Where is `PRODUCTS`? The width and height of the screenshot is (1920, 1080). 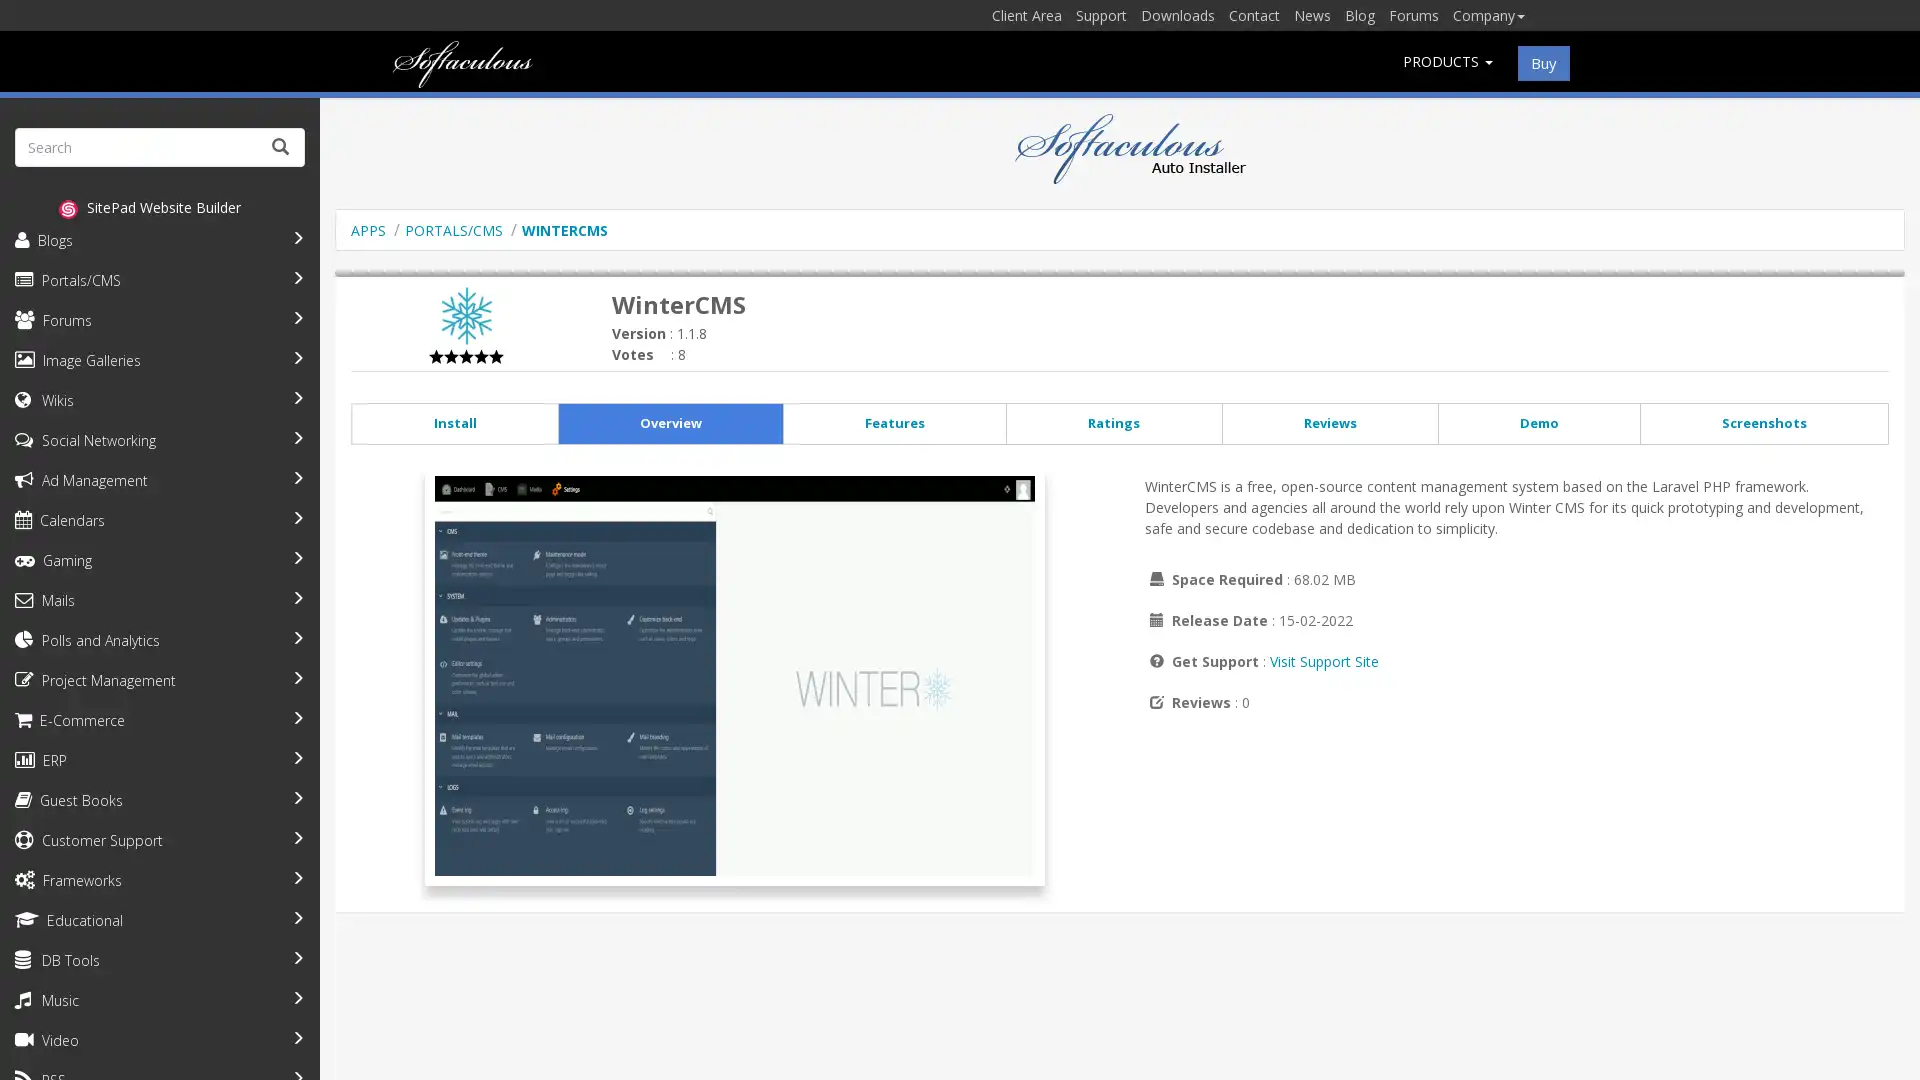
PRODUCTS is located at coordinates (1448, 60).